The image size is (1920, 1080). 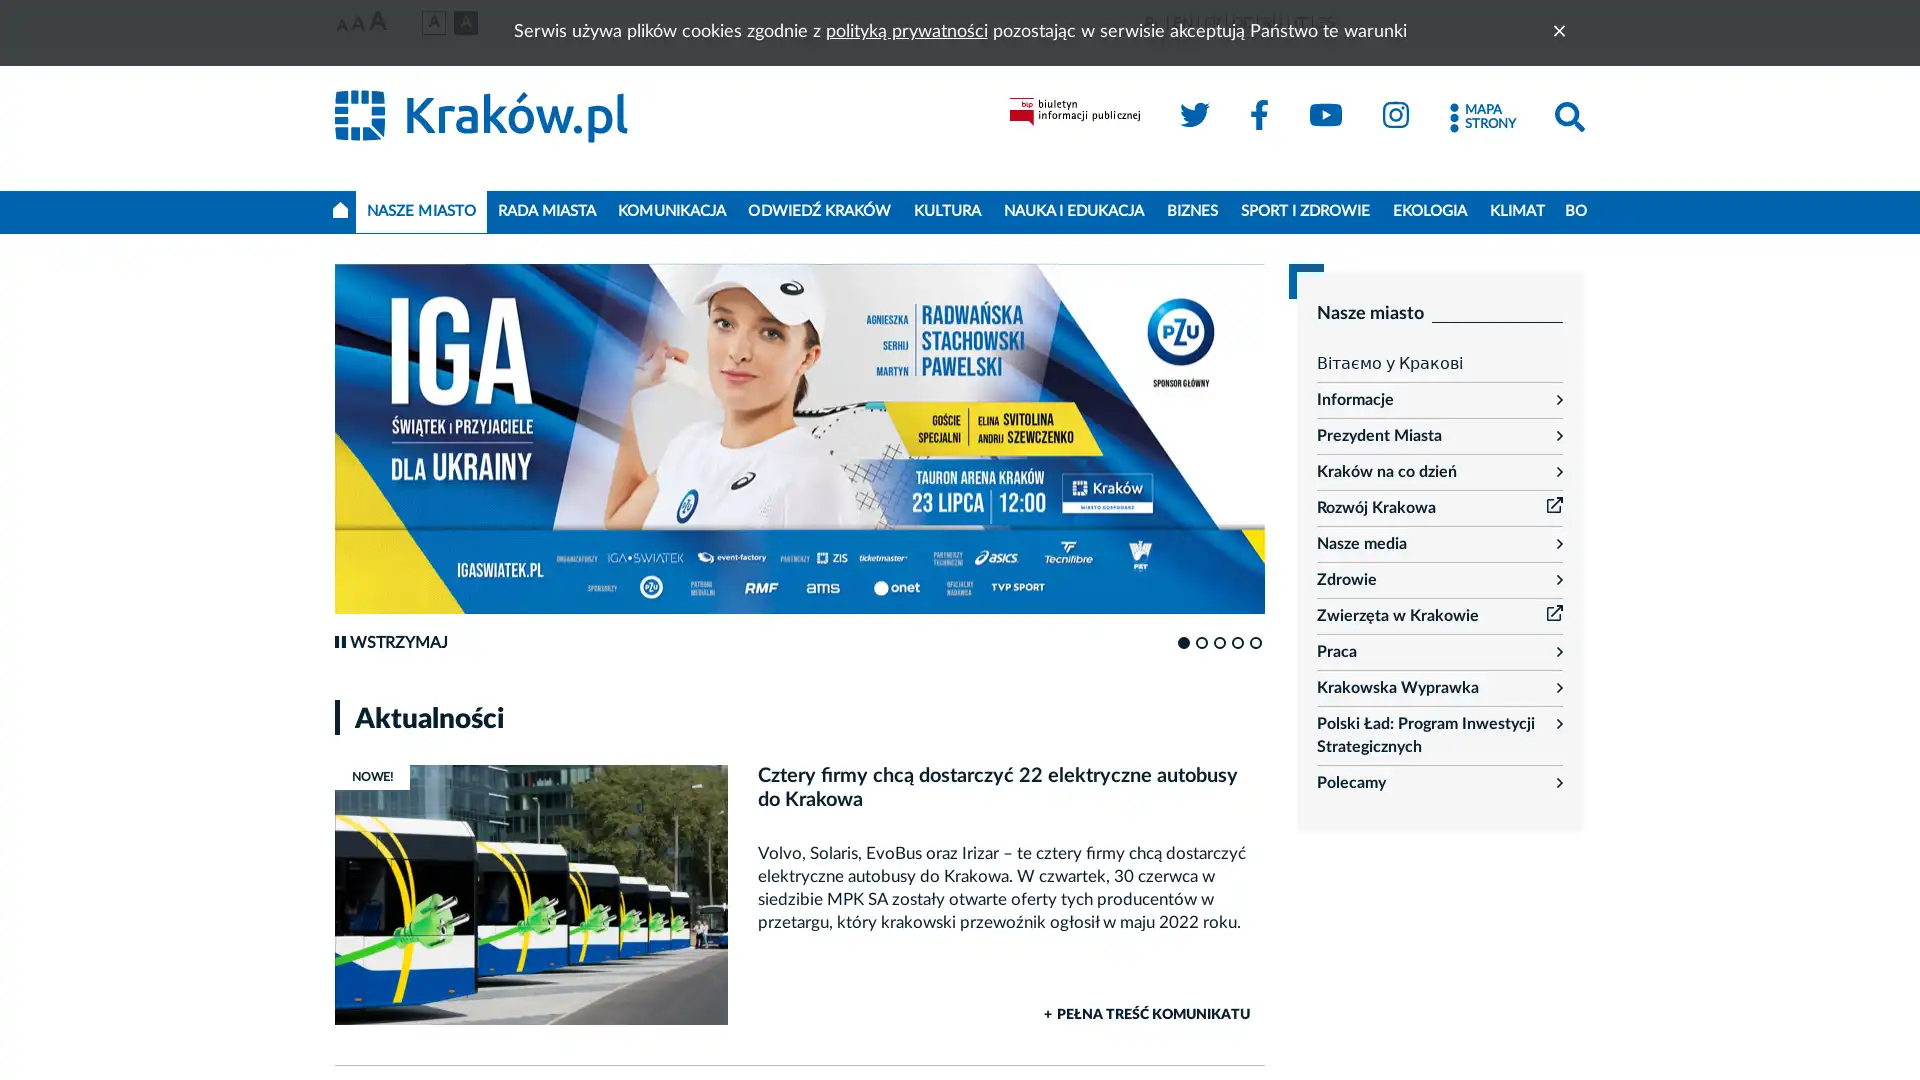 What do you see at coordinates (1255, 643) in the screenshot?
I see `Go to slide 5` at bounding box center [1255, 643].